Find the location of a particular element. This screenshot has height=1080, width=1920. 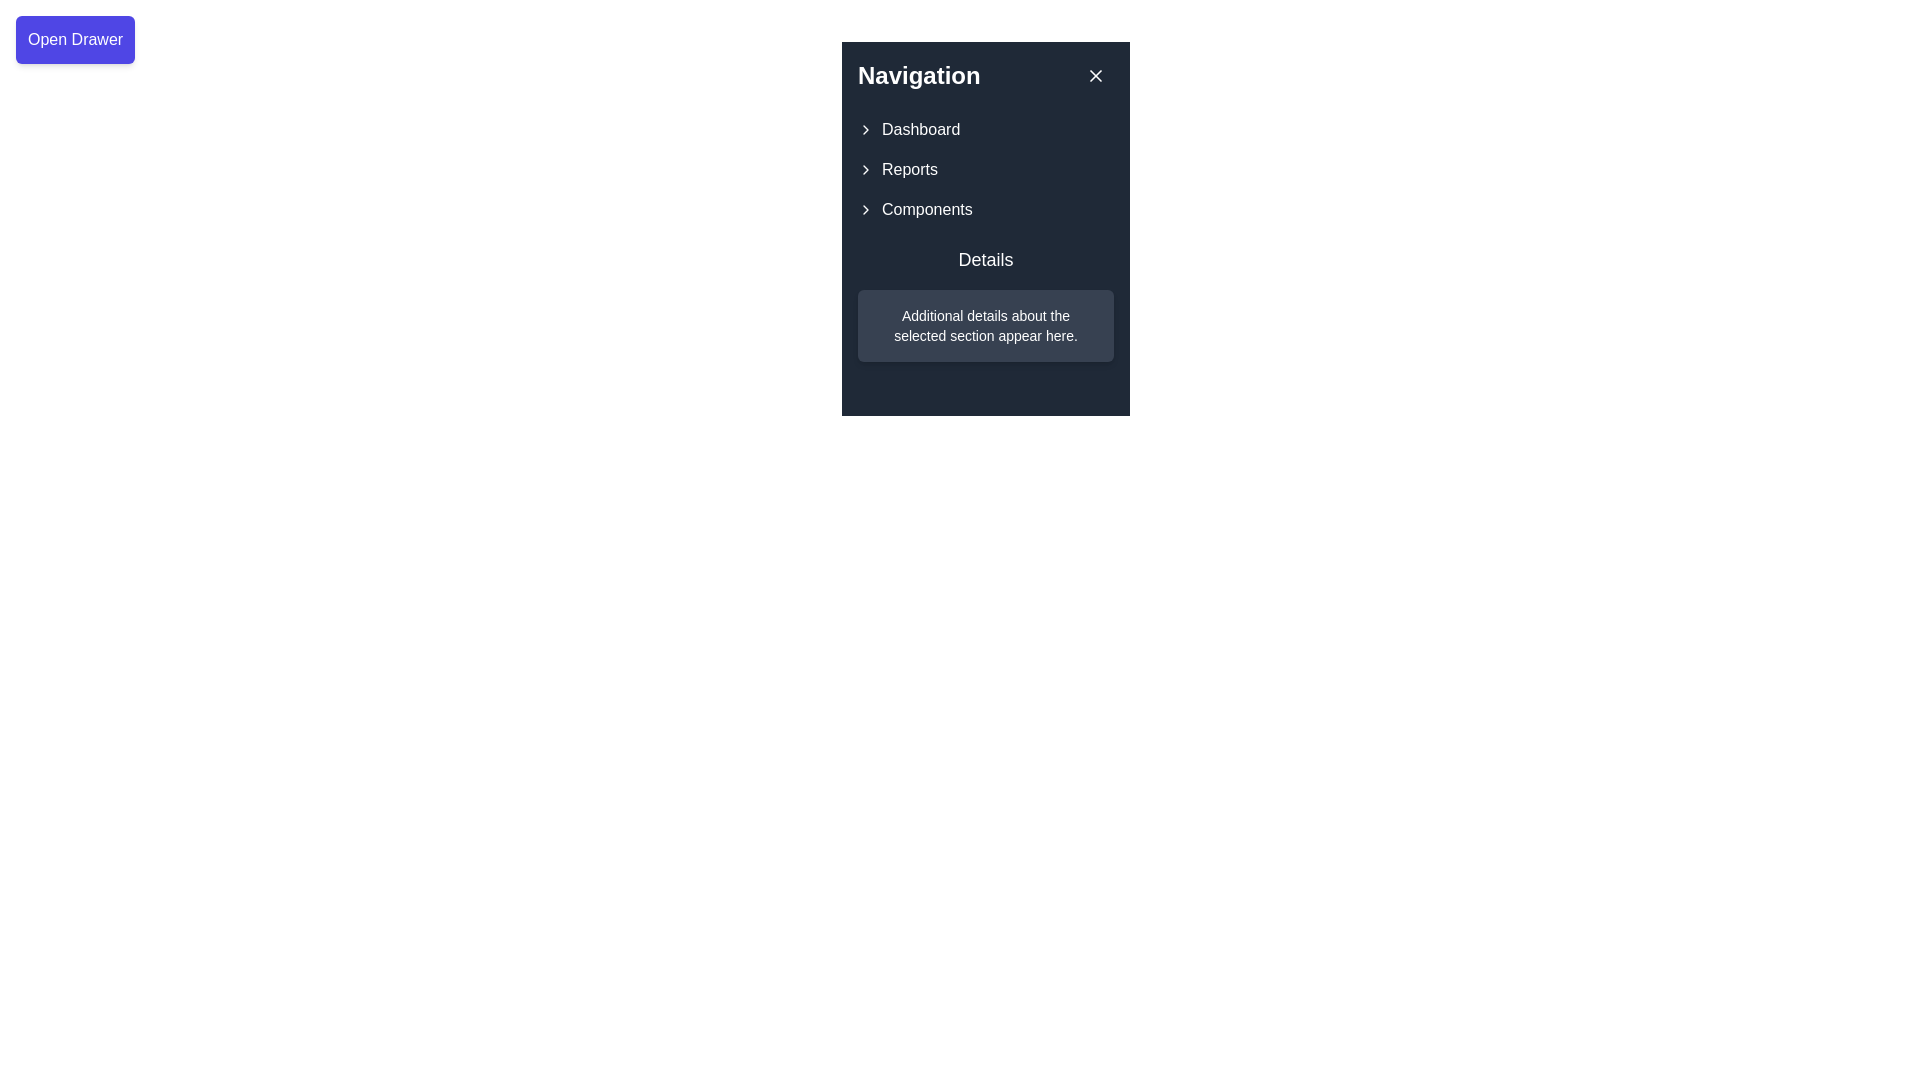

the 'Reports' menu item, which is the second item in the navigation menu is located at coordinates (985, 168).